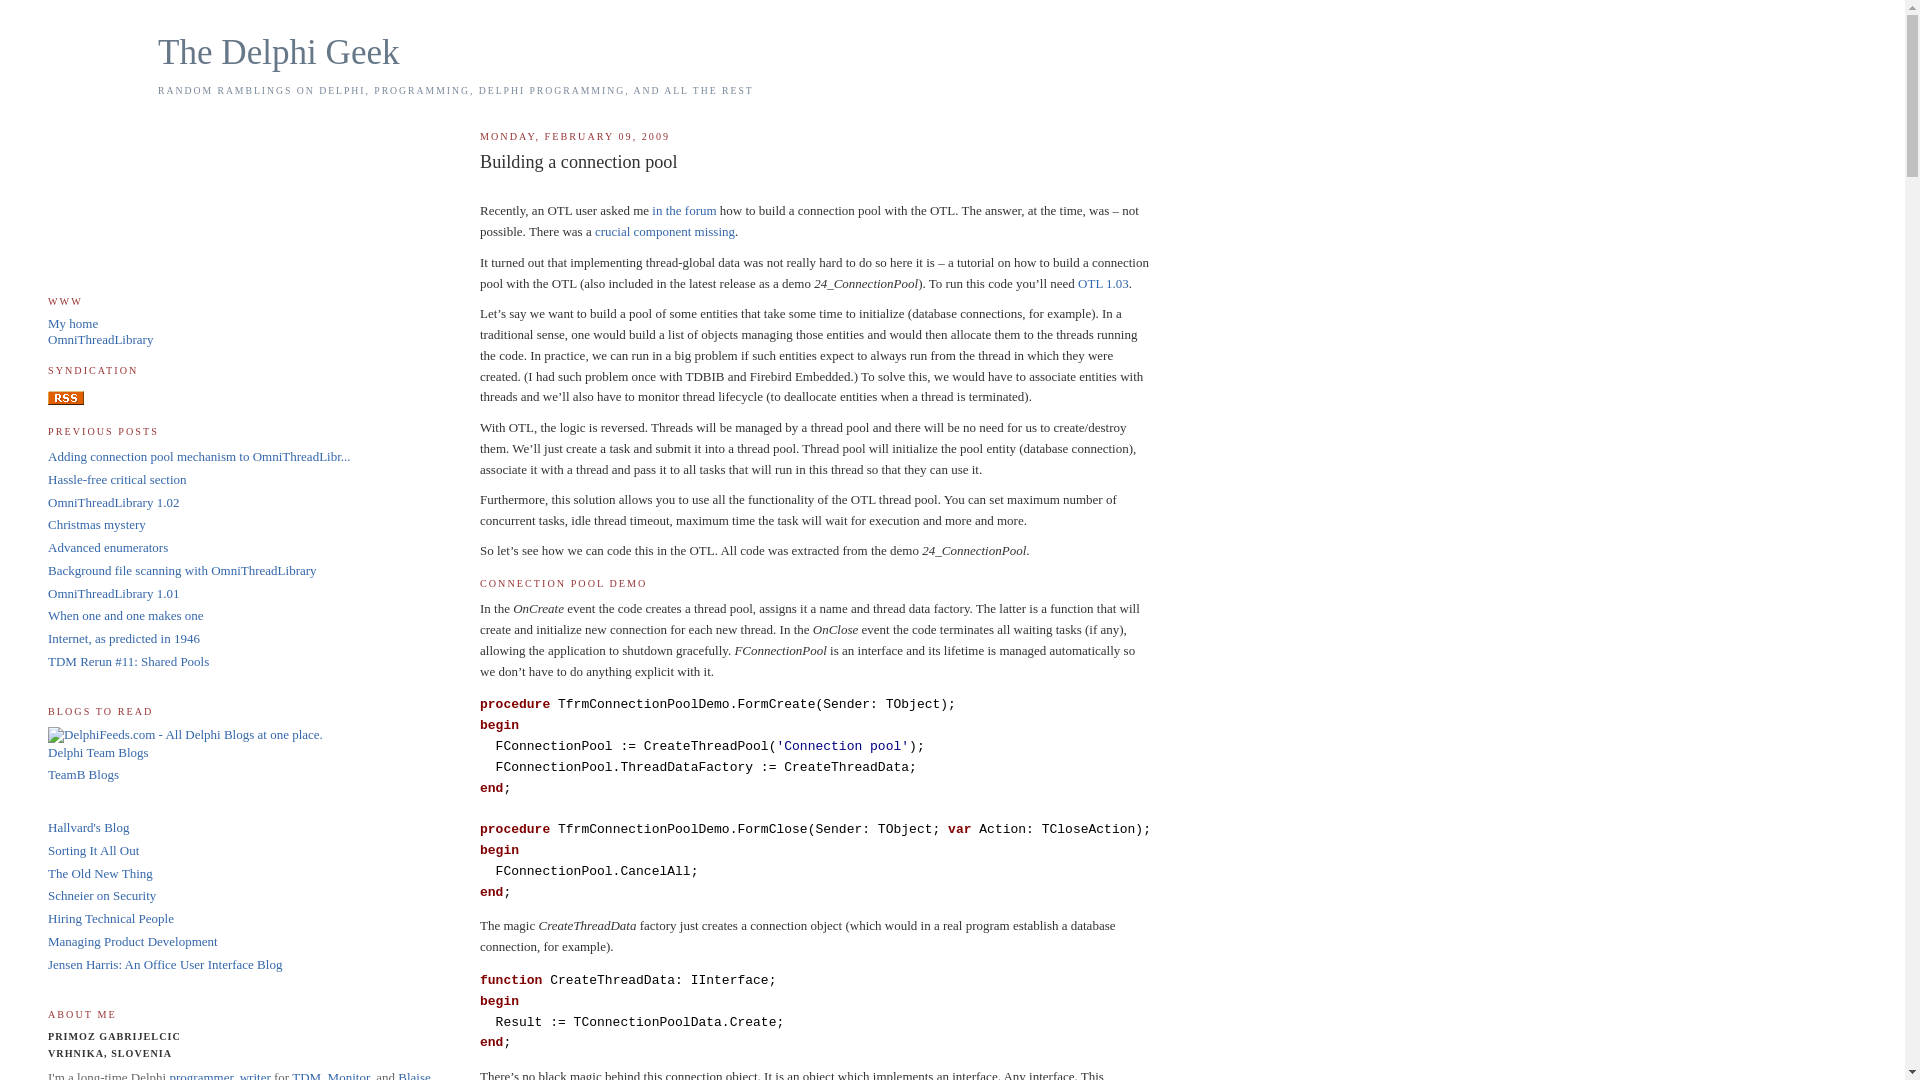  I want to click on 'The Delphi Geek', so click(277, 51).